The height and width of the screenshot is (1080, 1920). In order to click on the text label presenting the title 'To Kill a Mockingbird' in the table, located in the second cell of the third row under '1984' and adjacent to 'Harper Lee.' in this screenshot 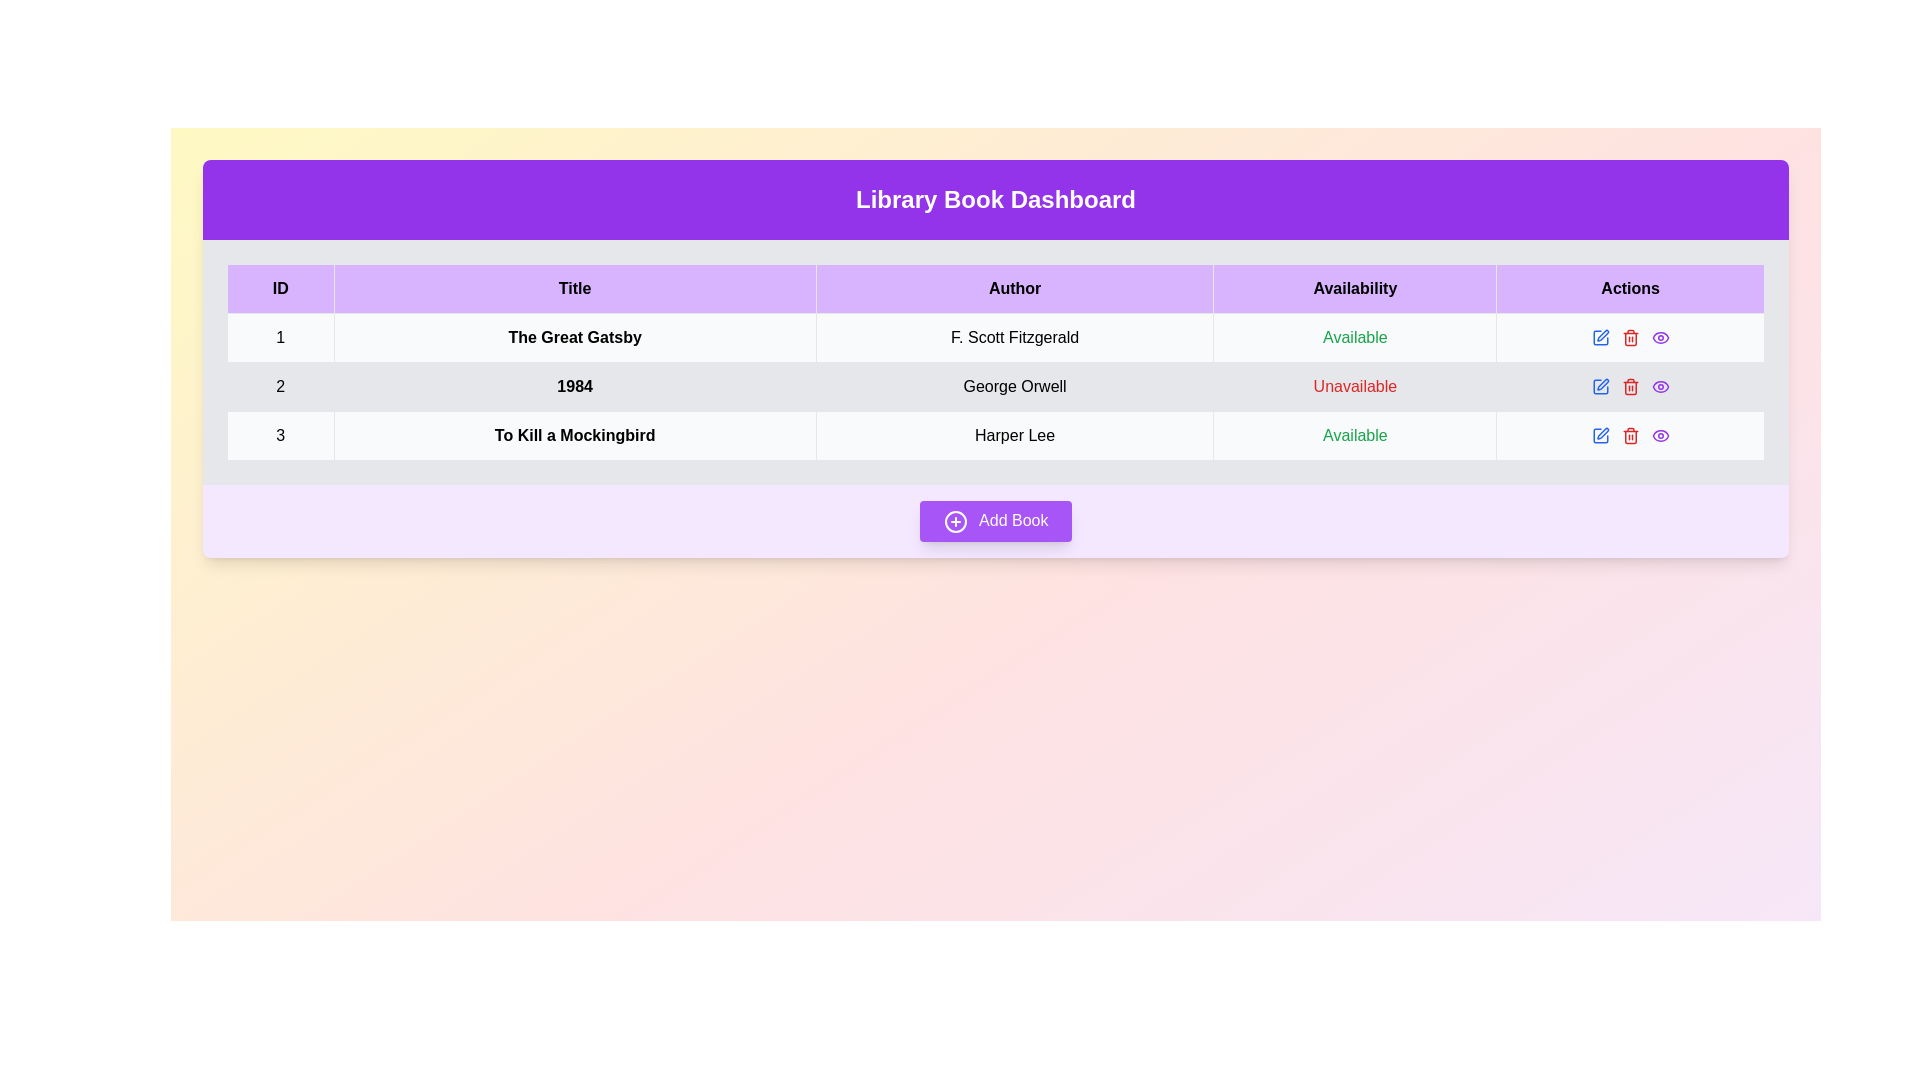, I will do `click(574, 434)`.